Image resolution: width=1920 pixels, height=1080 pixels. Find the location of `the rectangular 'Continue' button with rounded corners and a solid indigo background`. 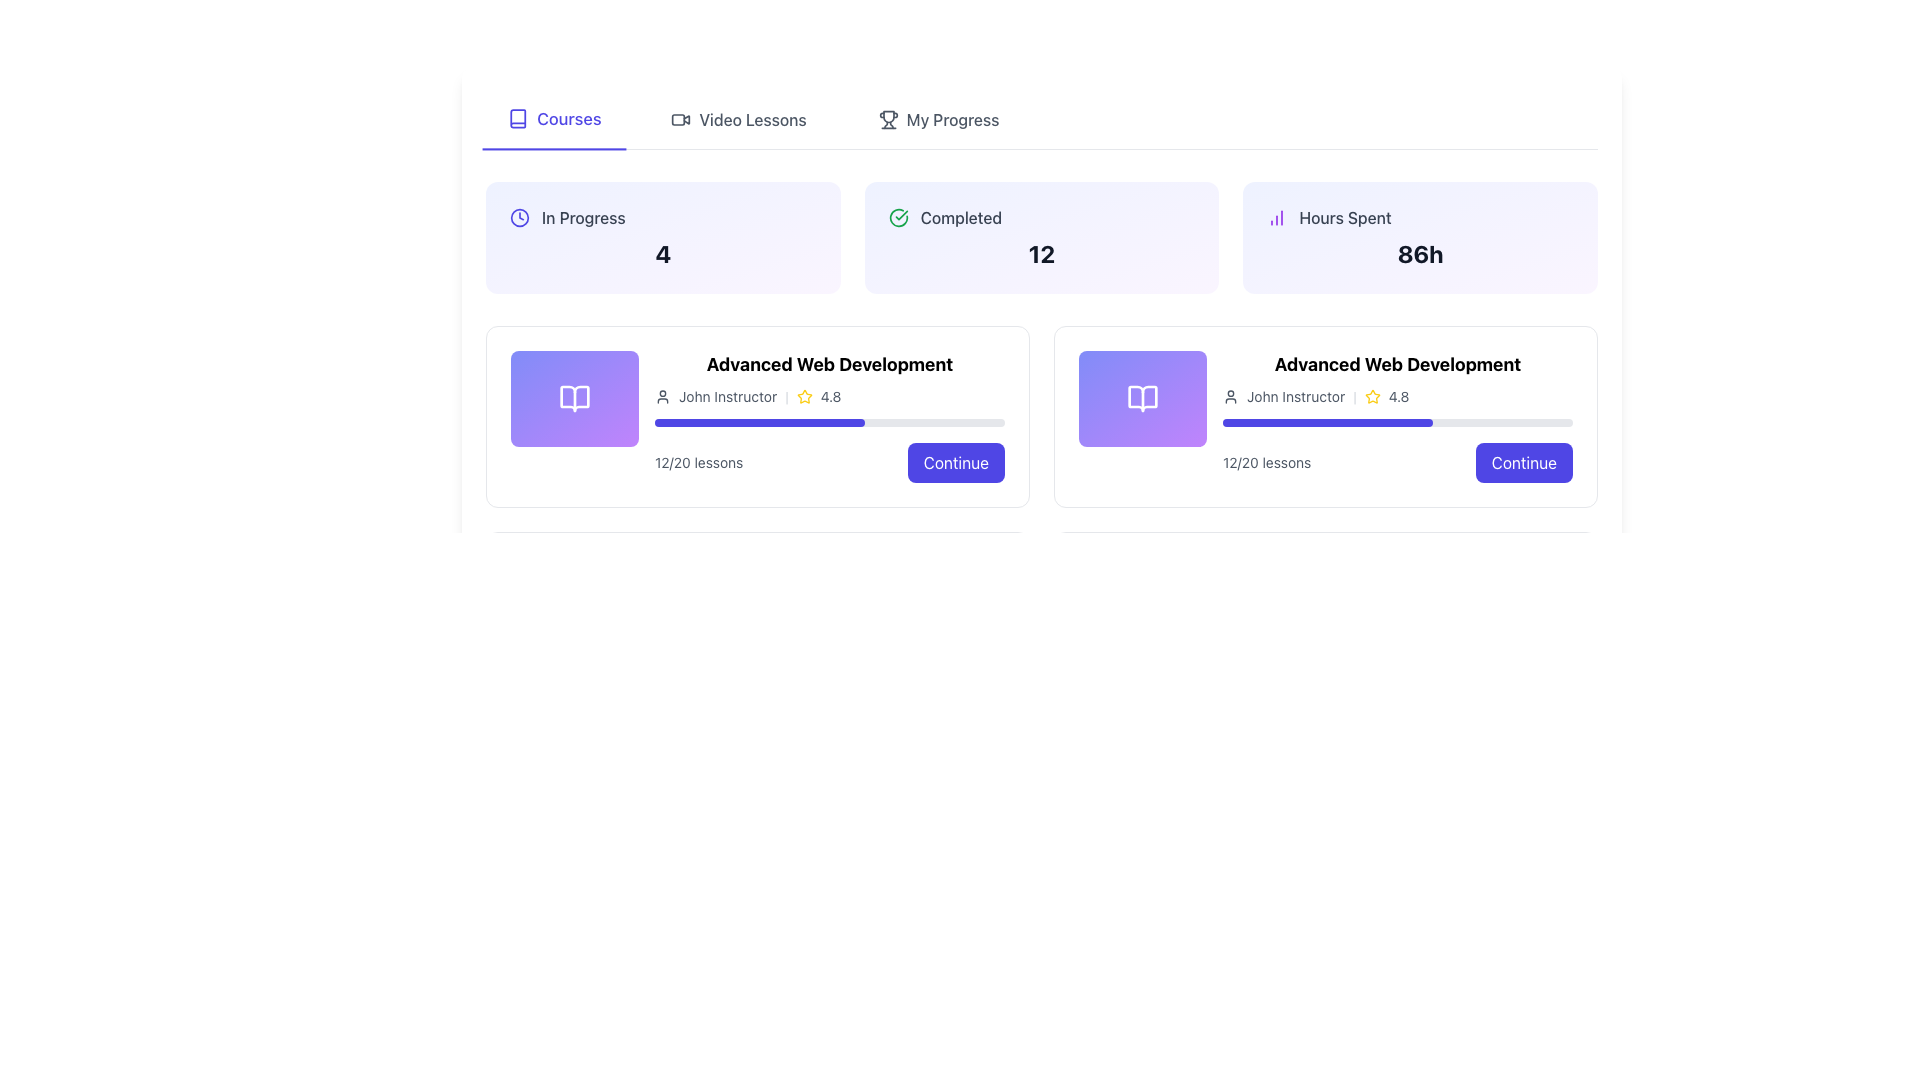

the rectangular 'Continue' button with rounded corners and a solid indigo background is located at coordinates (955, 462).